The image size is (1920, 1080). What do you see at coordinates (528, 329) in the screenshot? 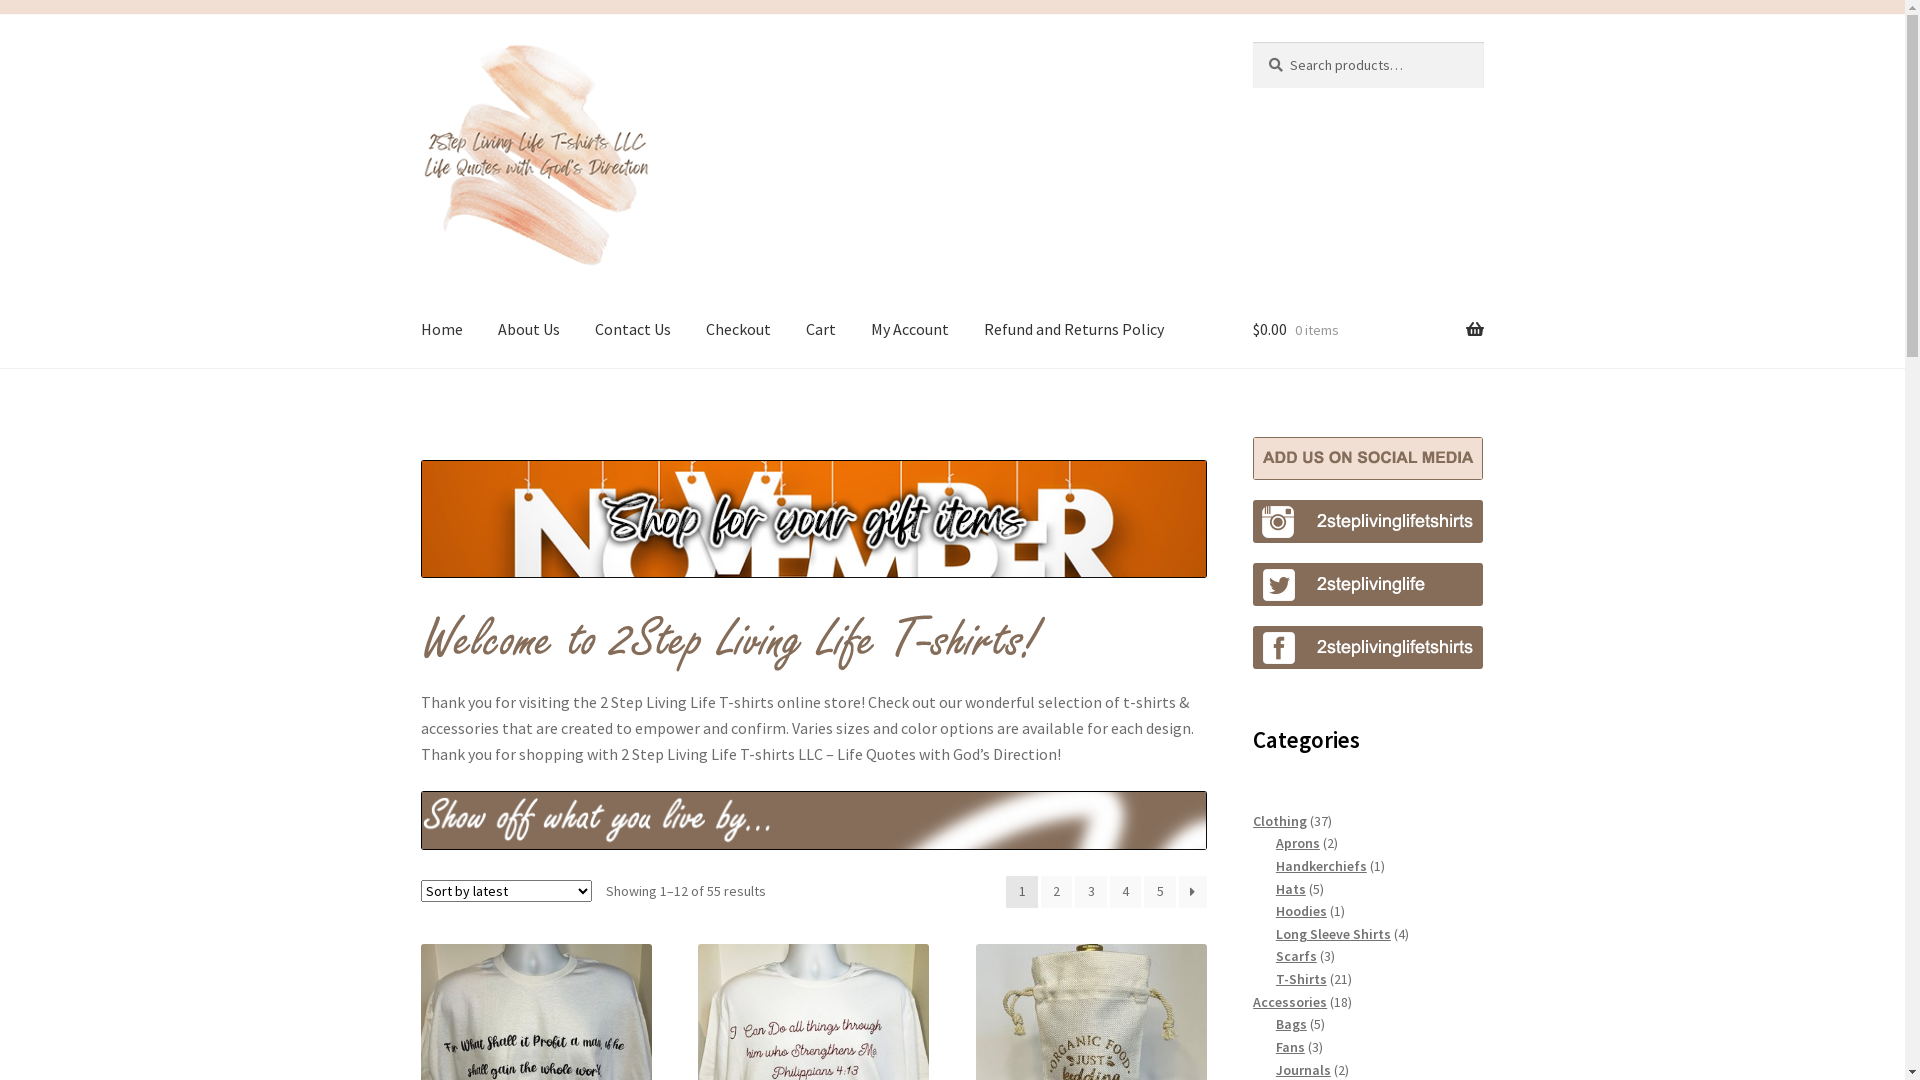
I see `'About Us'` at bounding box center [528, 329].